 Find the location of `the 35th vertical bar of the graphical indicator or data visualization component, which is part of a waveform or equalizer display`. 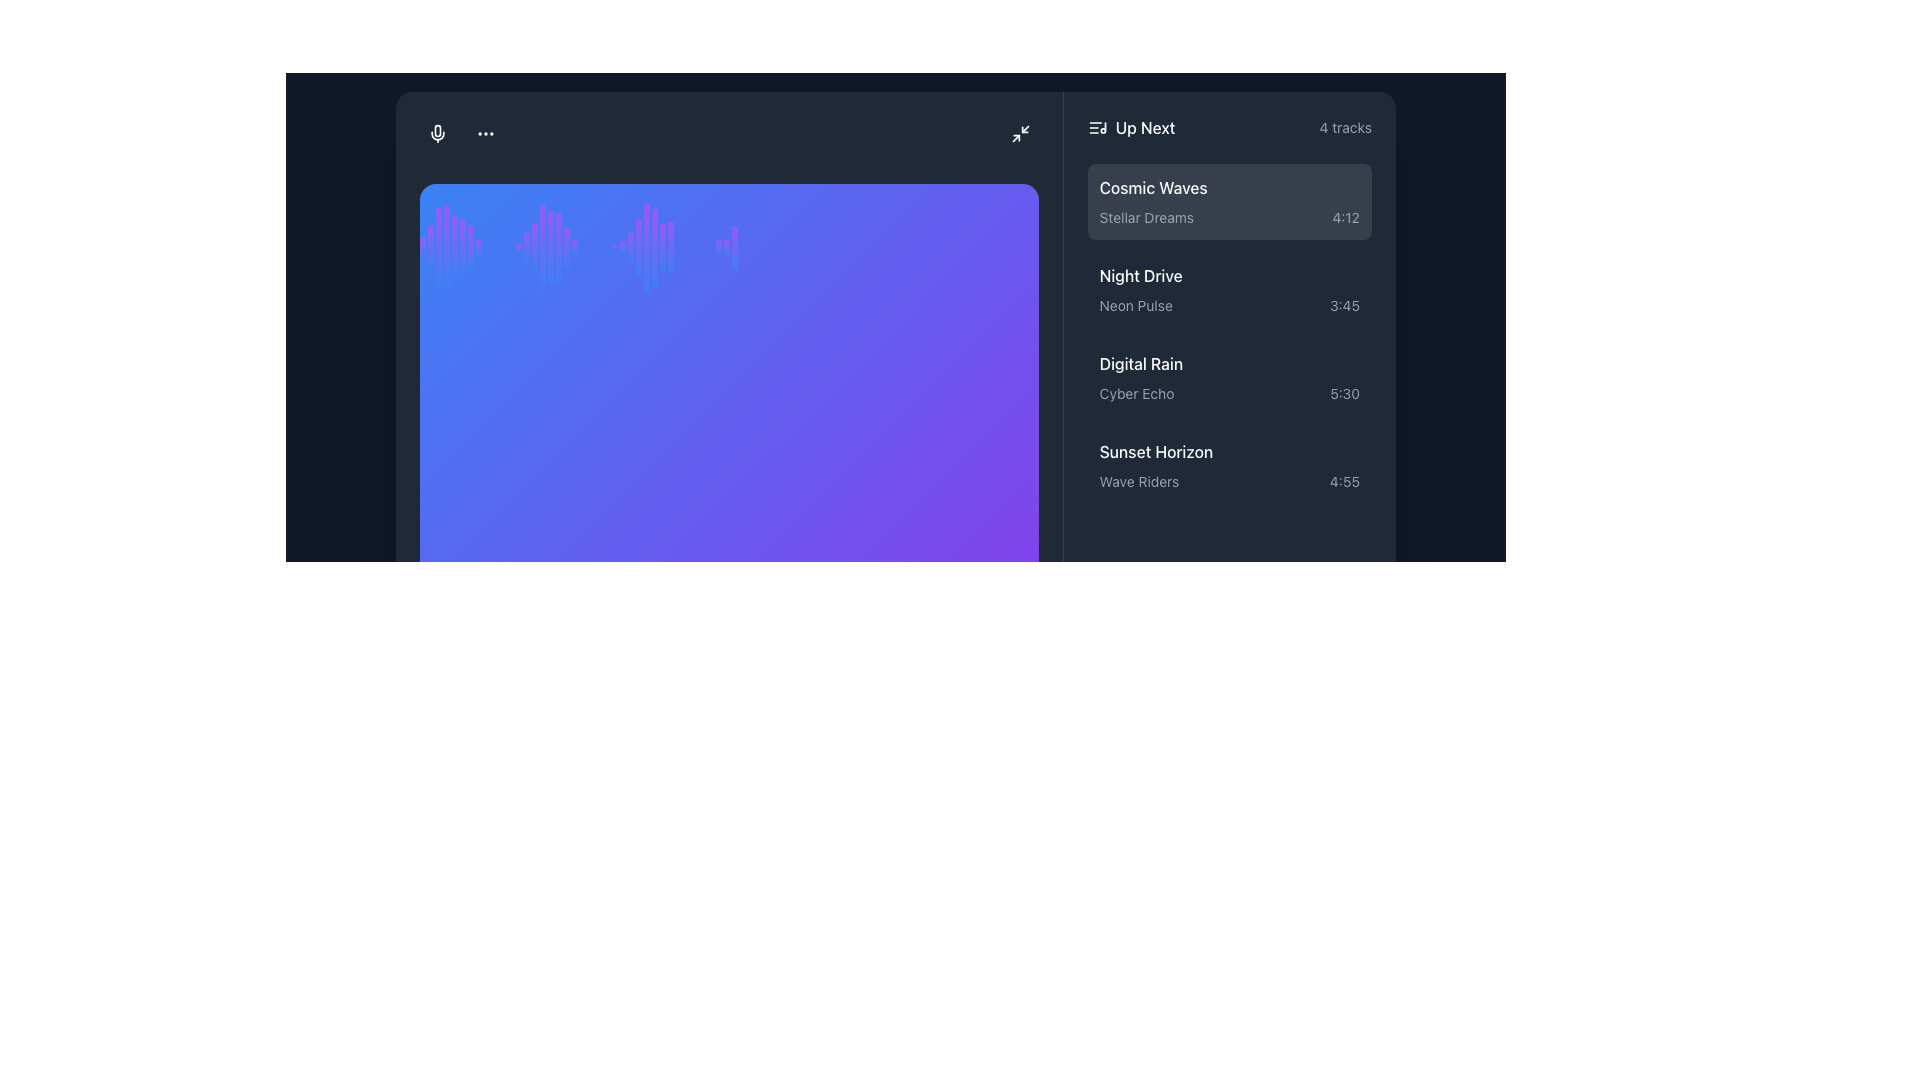

the 35th vertical bar of the graphical indicator or data visualization component, which is part of a waveform or equalizer display is located at coordinates (725, 245).